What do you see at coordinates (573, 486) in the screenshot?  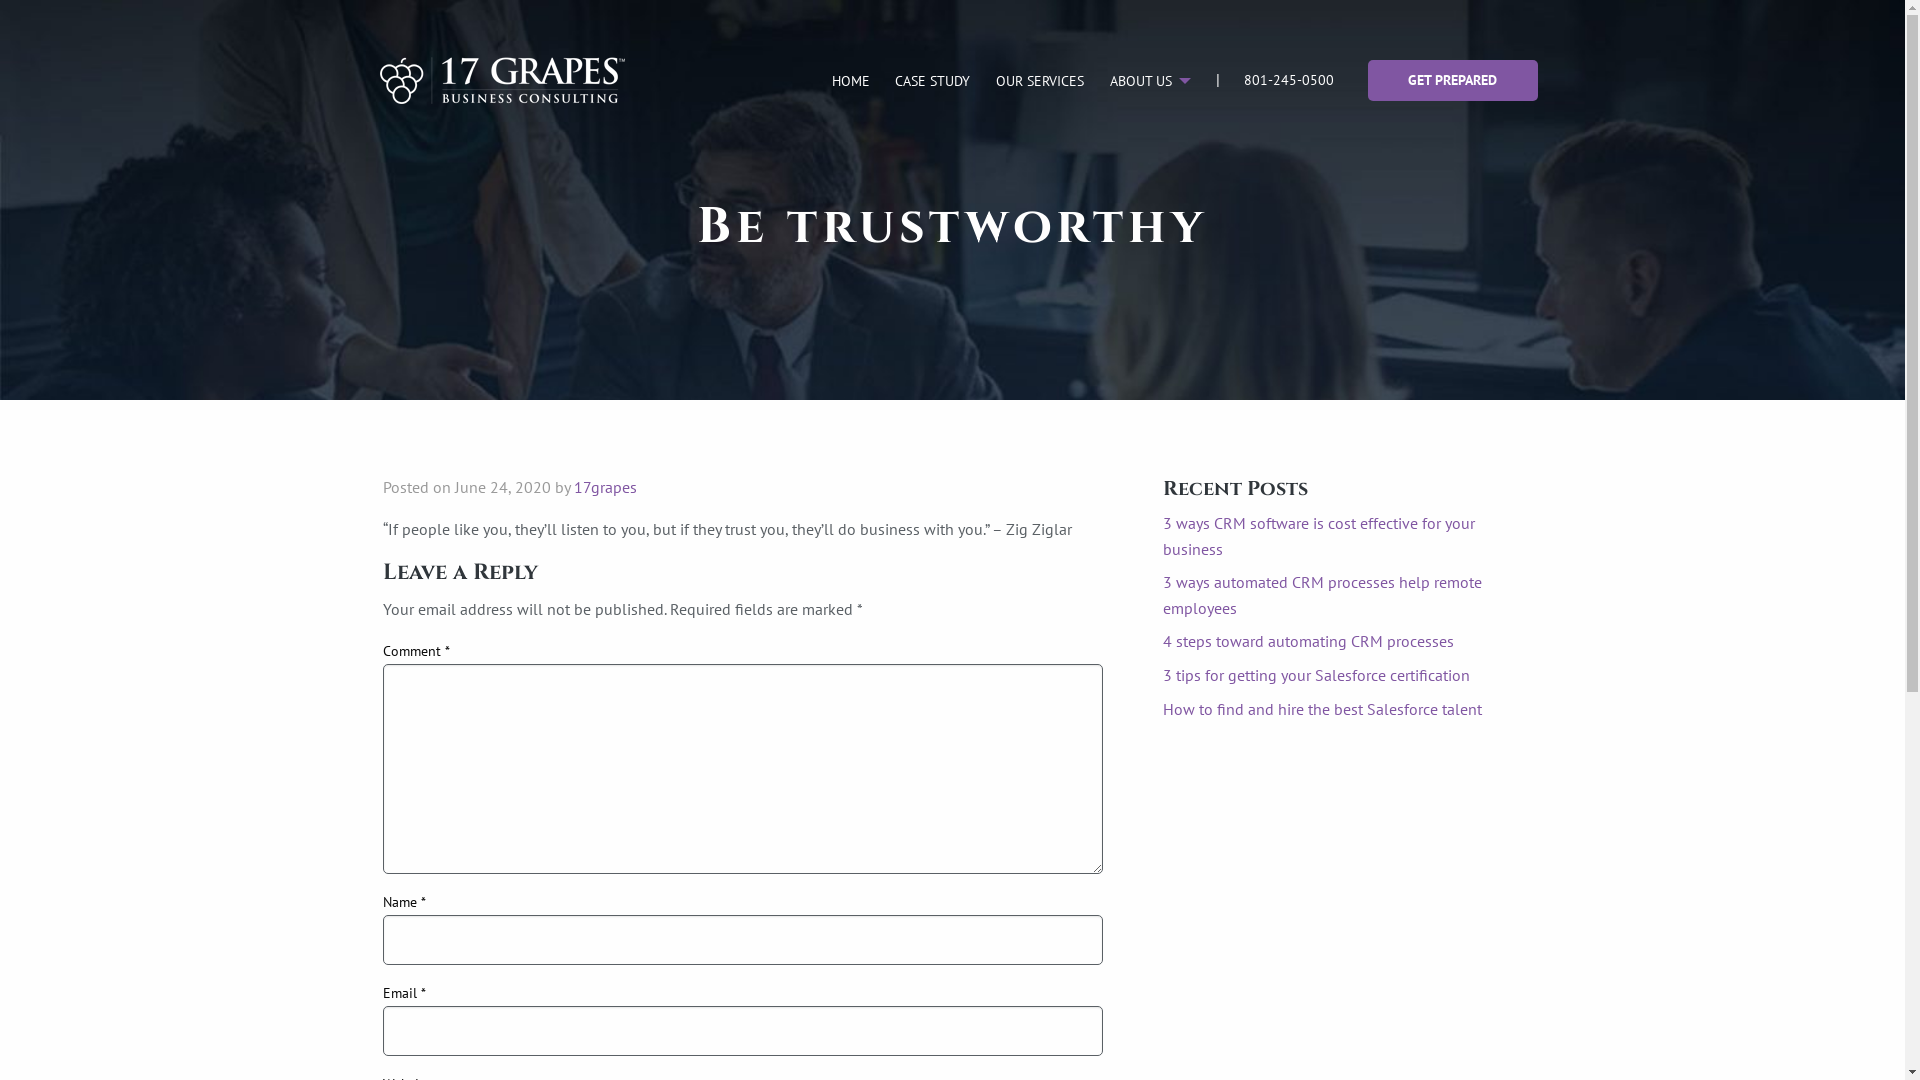 I see `'17grapes'` at bounding box center [573, 486].